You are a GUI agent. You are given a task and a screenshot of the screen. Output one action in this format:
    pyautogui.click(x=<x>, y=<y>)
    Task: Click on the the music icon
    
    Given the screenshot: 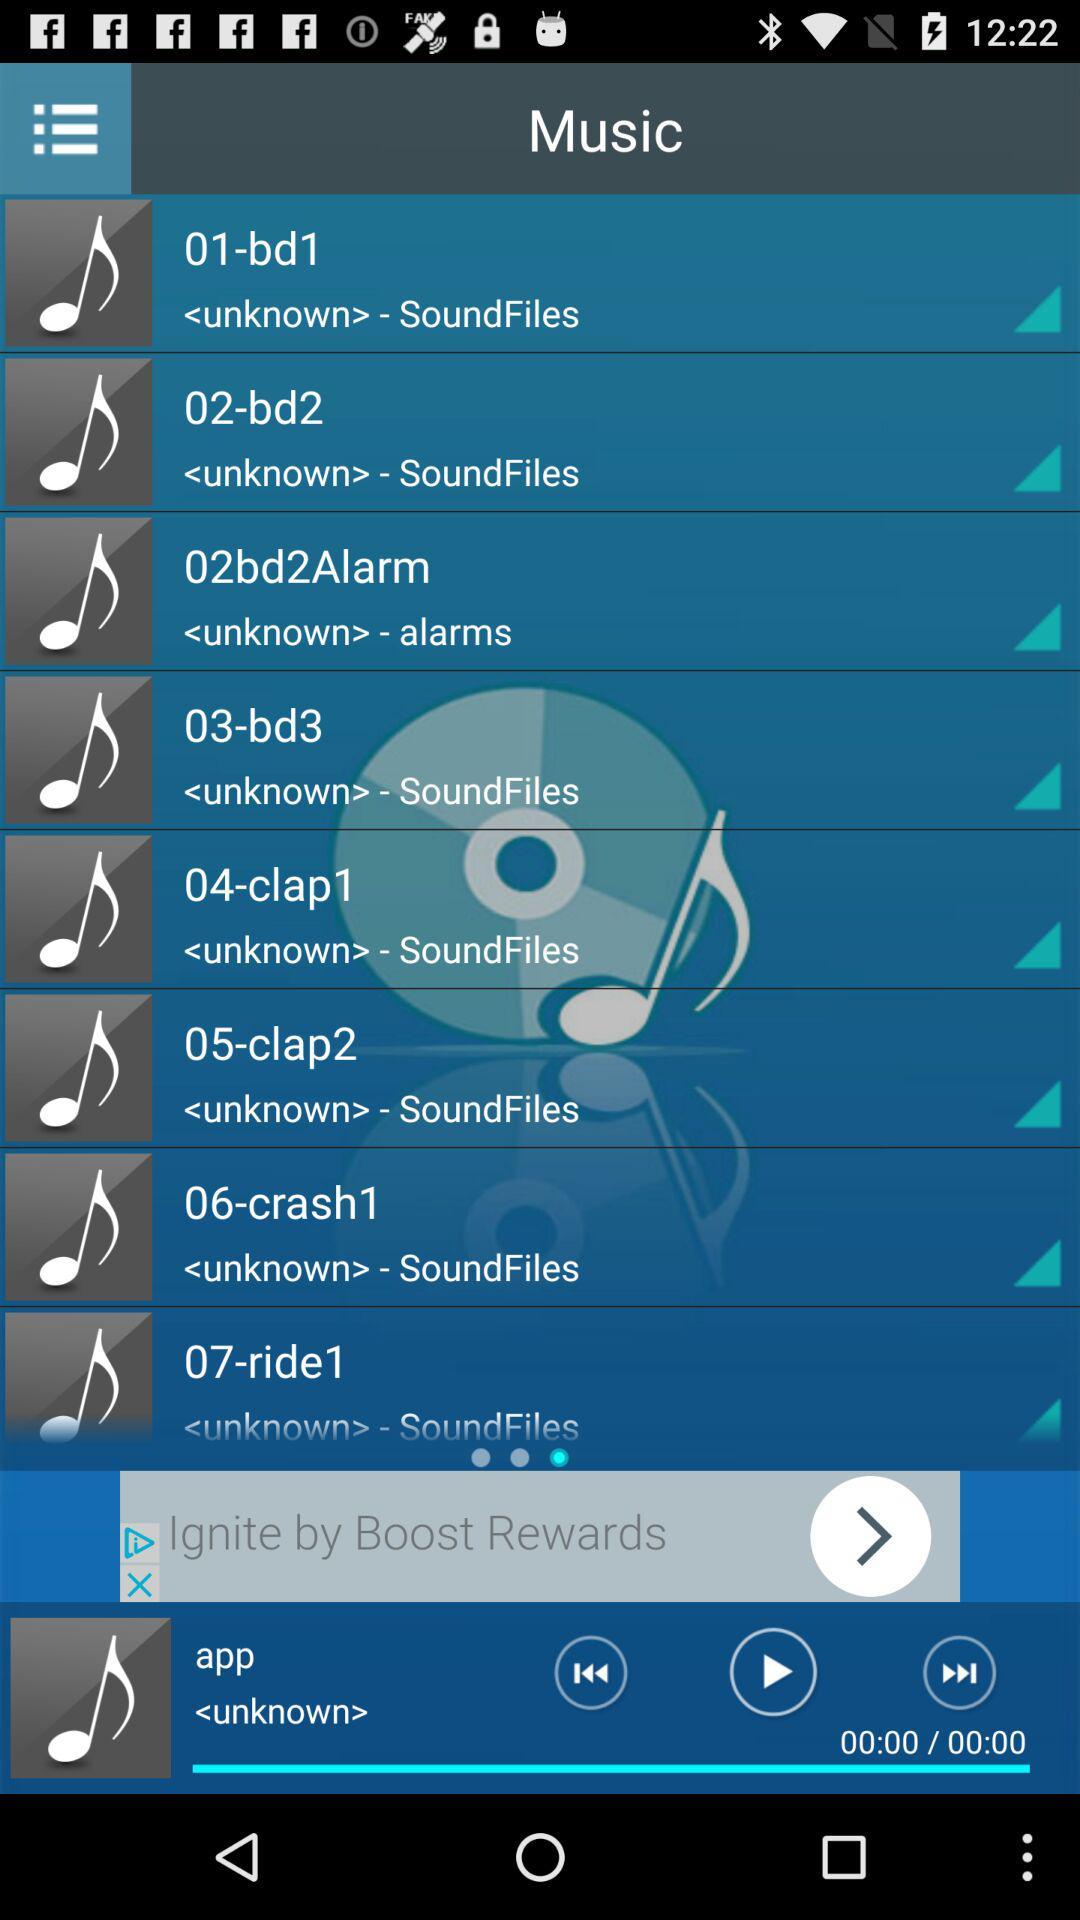 What is the action you would take?
    pyautogui.click(x=90, y=1817)
    